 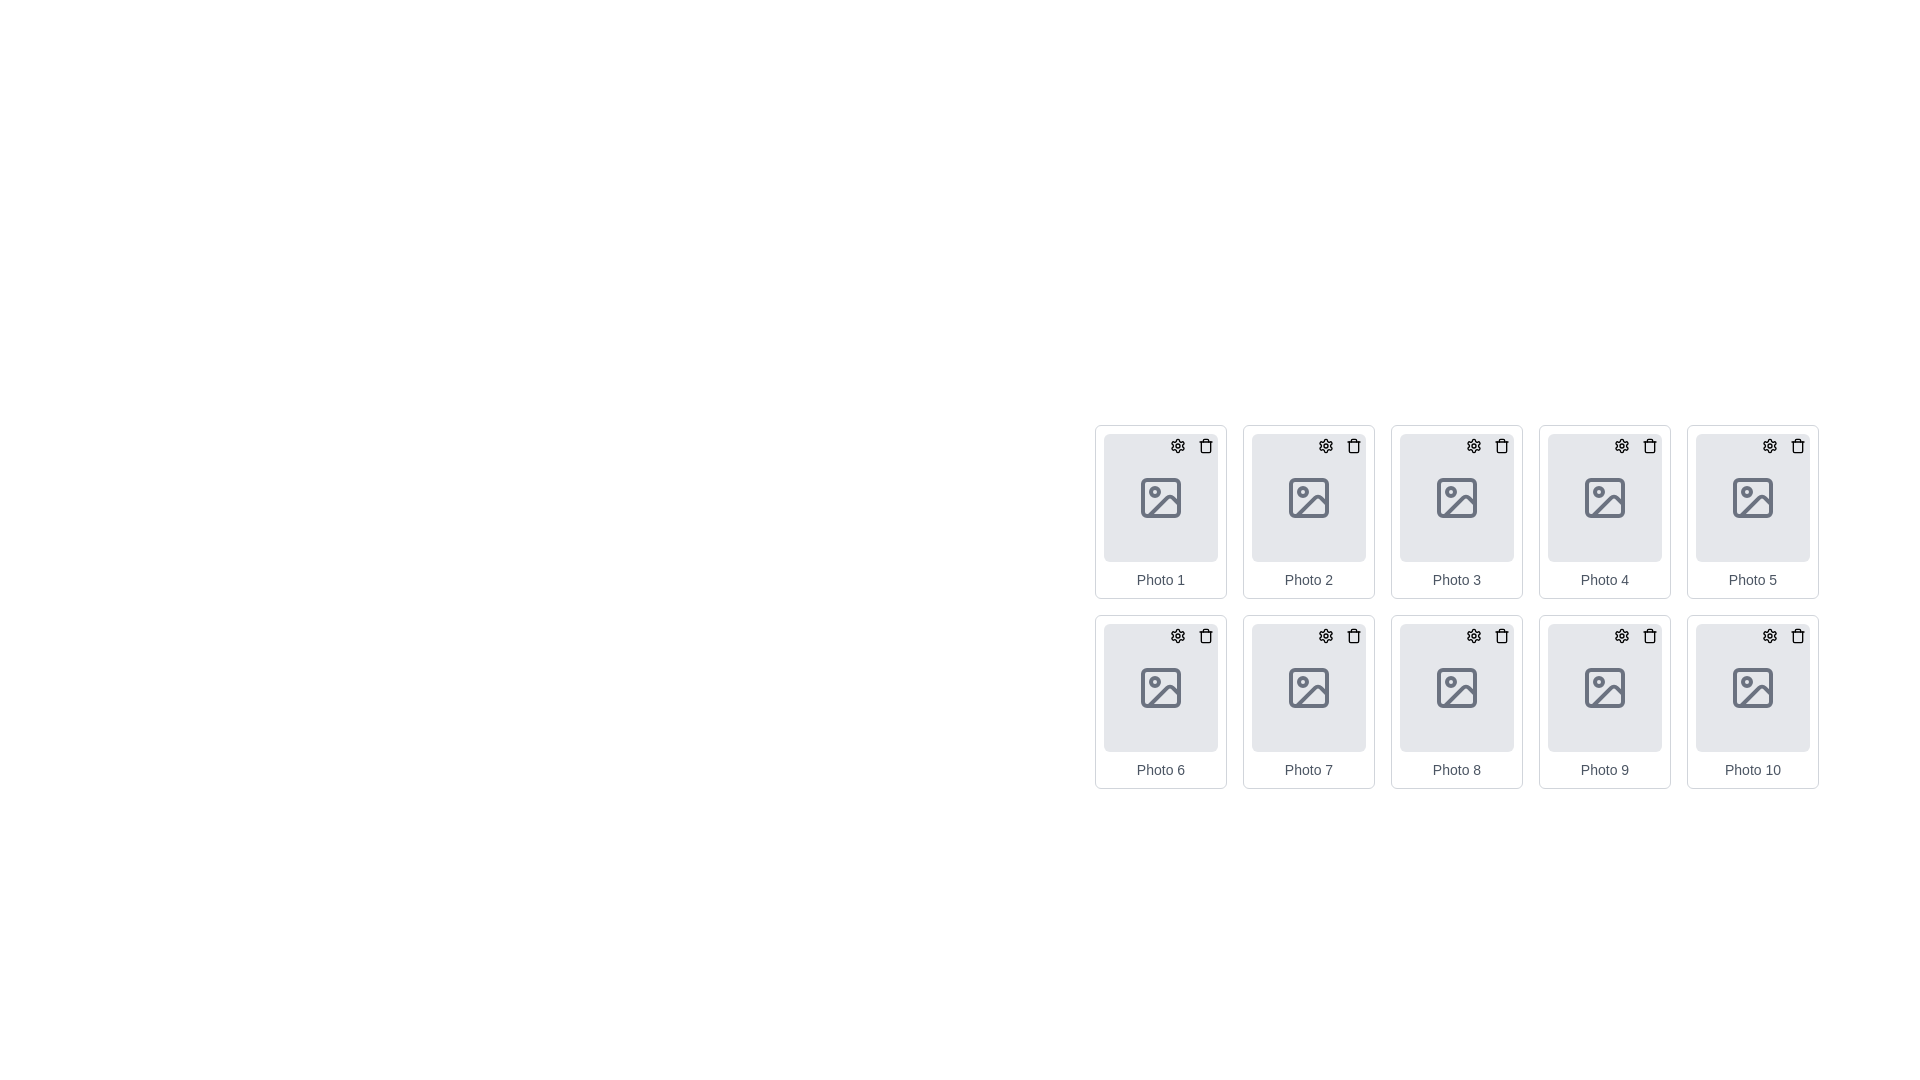 What do you see at coordinates (1604, 686) in the screenshot?
I see `the rectangular component of the photo icon, which is the ninth item in the grid layout, and is centrally positioned within the icon` at bounding box center [1604, 686].